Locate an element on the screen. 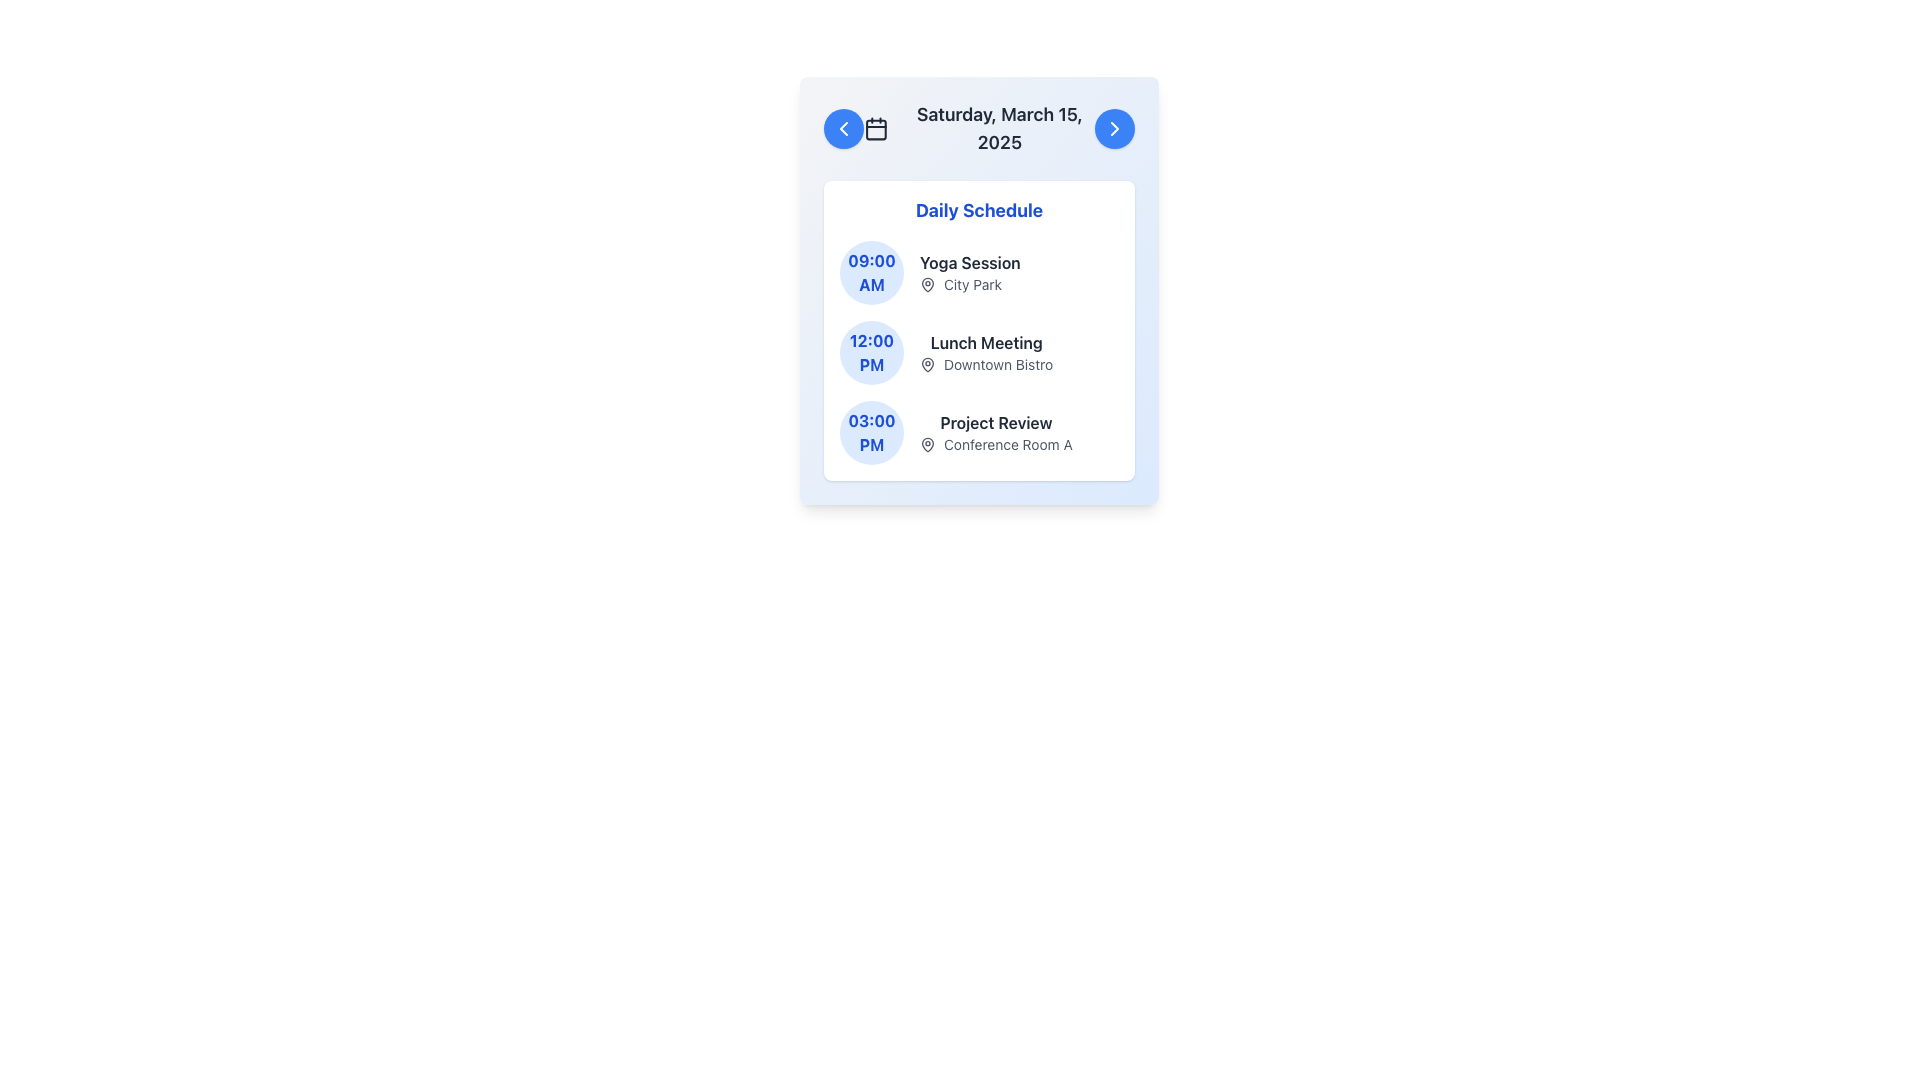 The width and height of the screenshot is (1920, 1080). the calendar icon that is styled with a stroke outline and is located to the left of the text 'Saturday, March 15, 2025' is located at coordinates (876, 128).